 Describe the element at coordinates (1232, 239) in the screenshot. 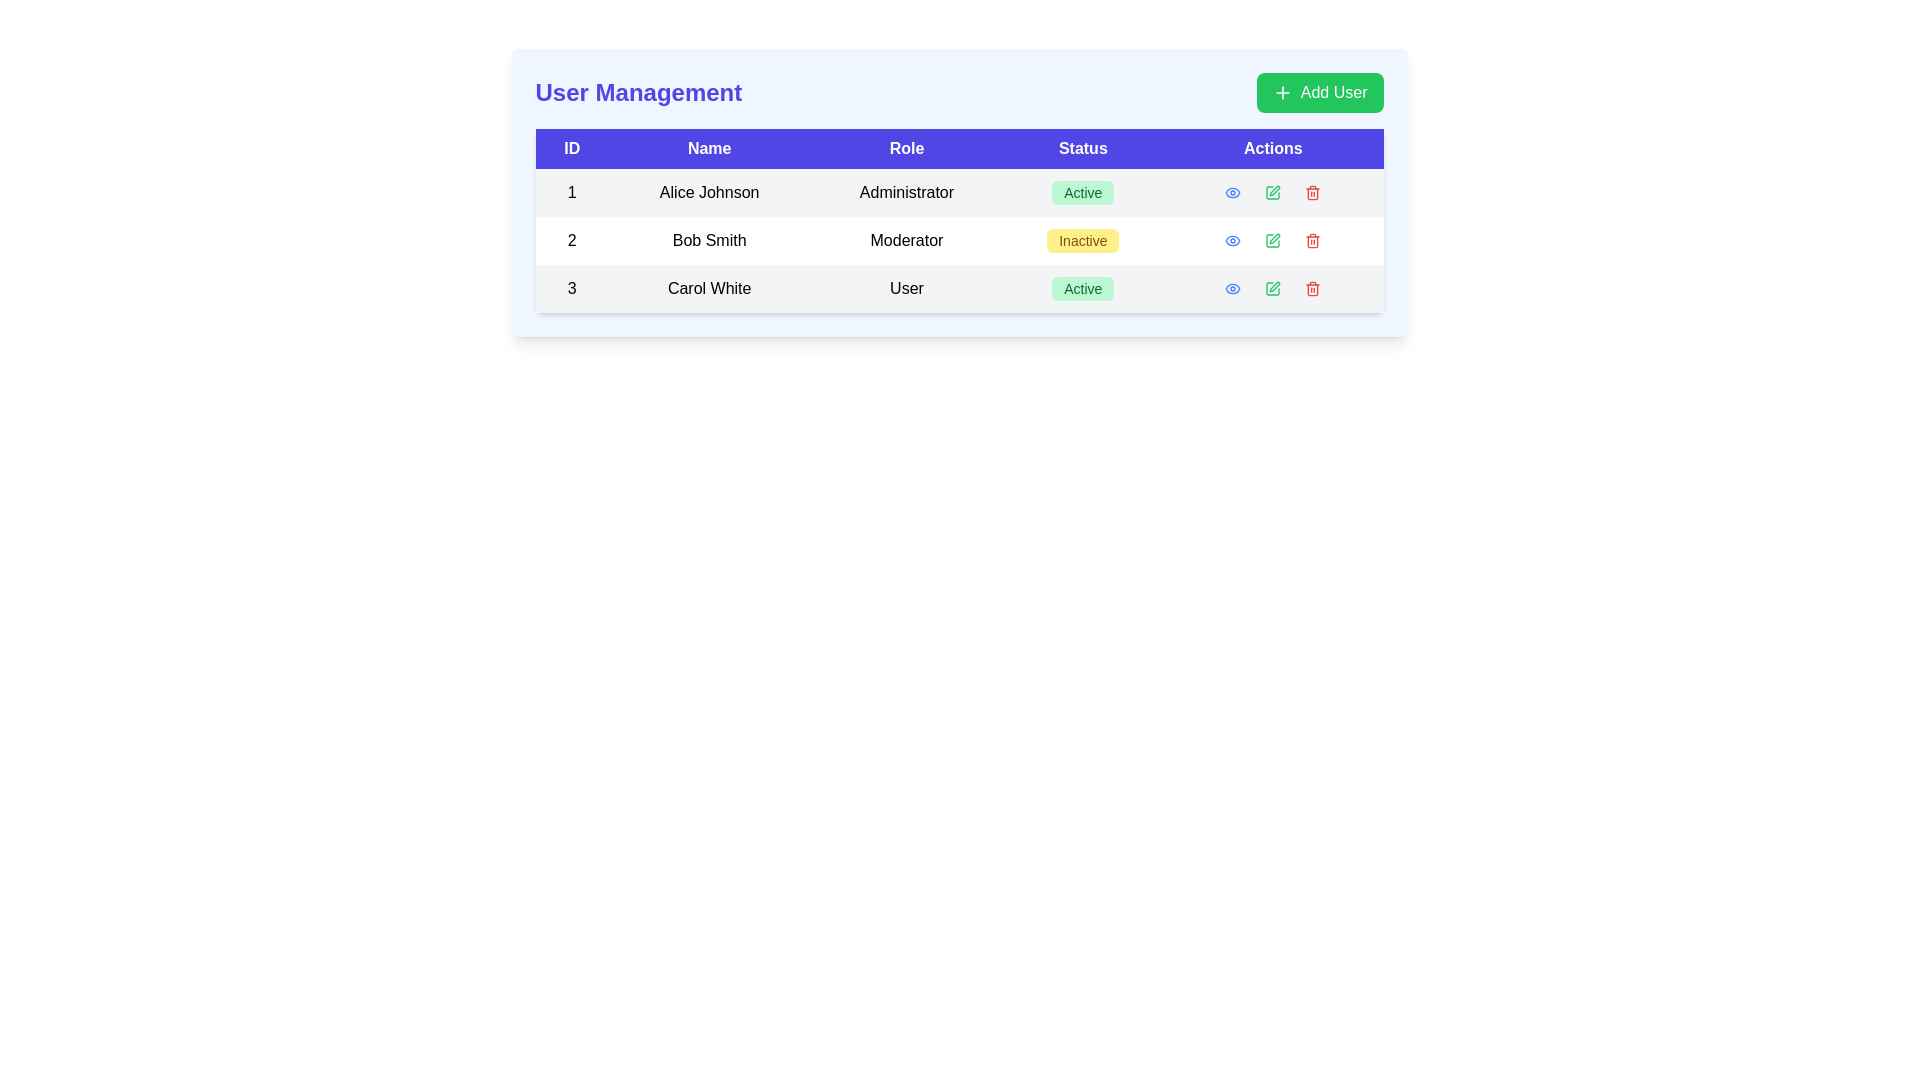

I see `the 'view' action icon located in the 'Actions' column of the second row for user 'Bob Smith'. This icon is the first in that row` at that location.